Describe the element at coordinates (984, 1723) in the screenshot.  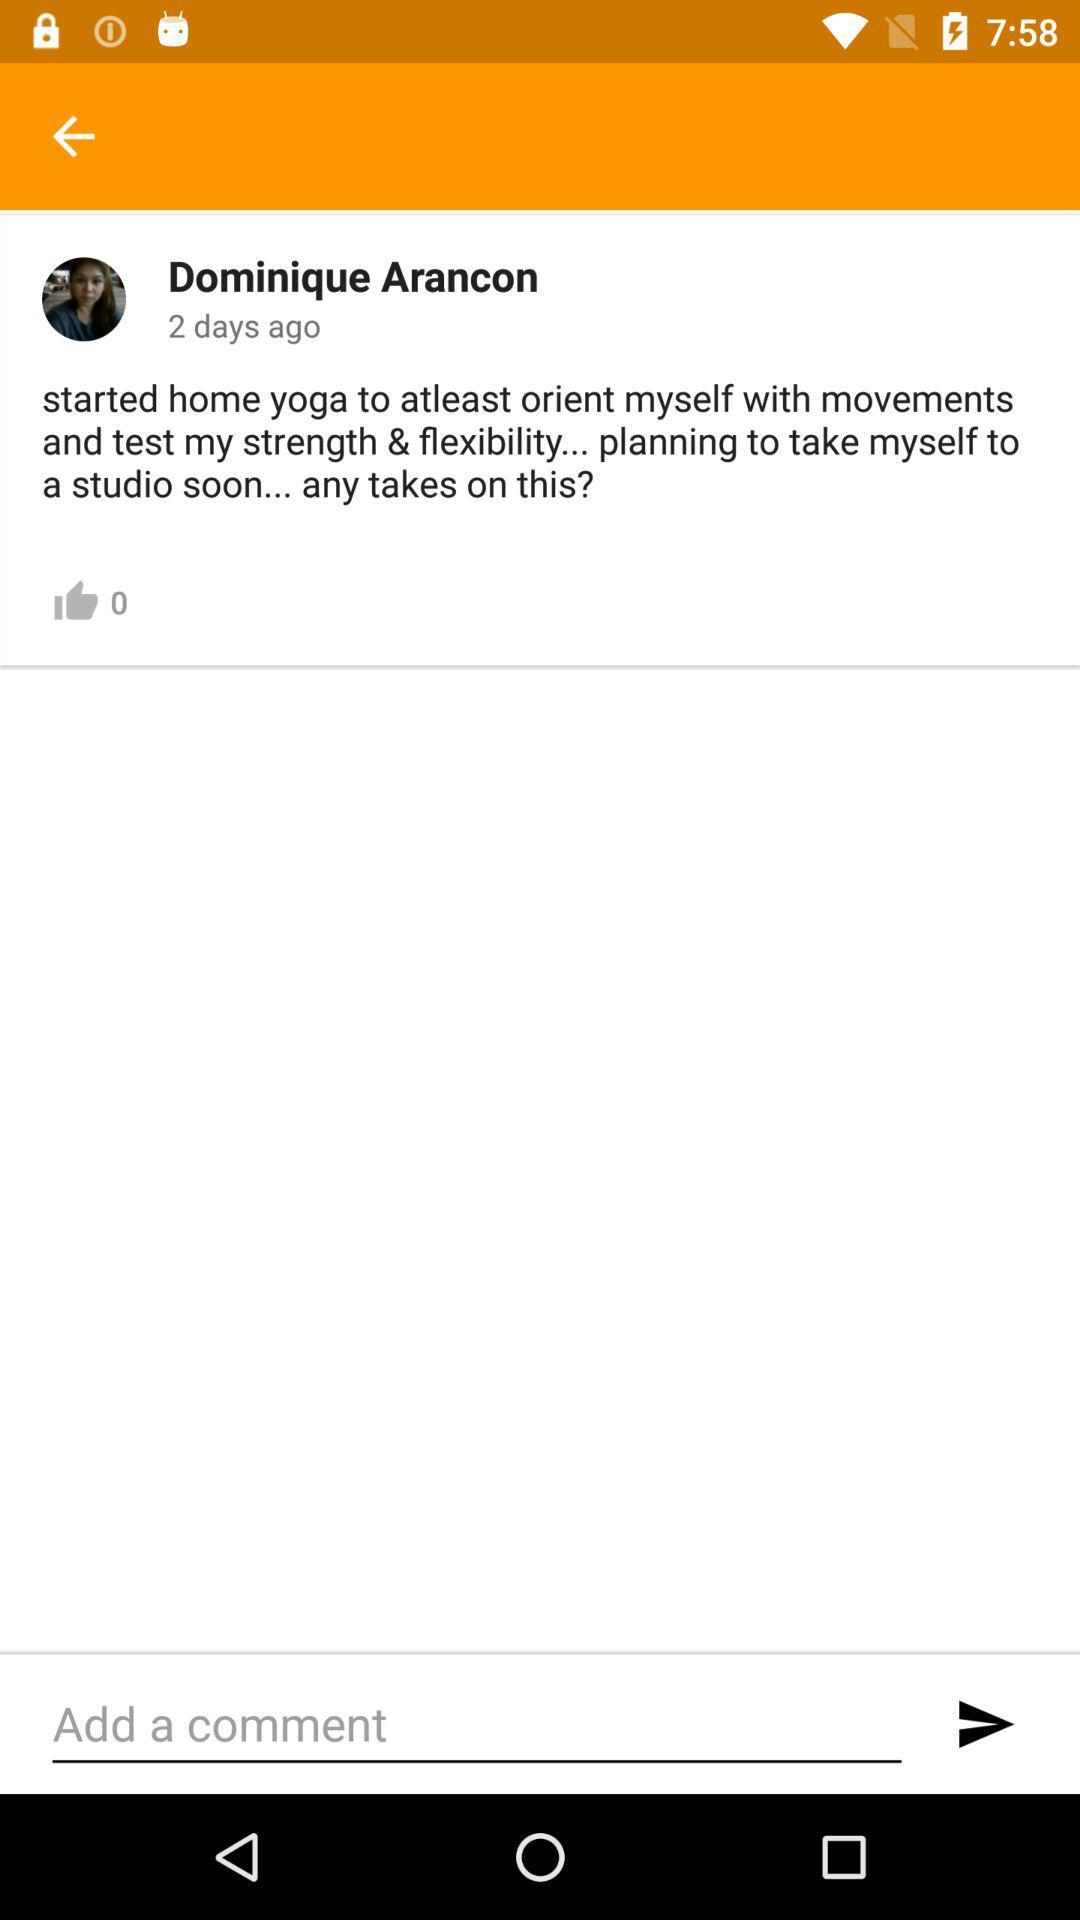
I see `the send icon` at that location.